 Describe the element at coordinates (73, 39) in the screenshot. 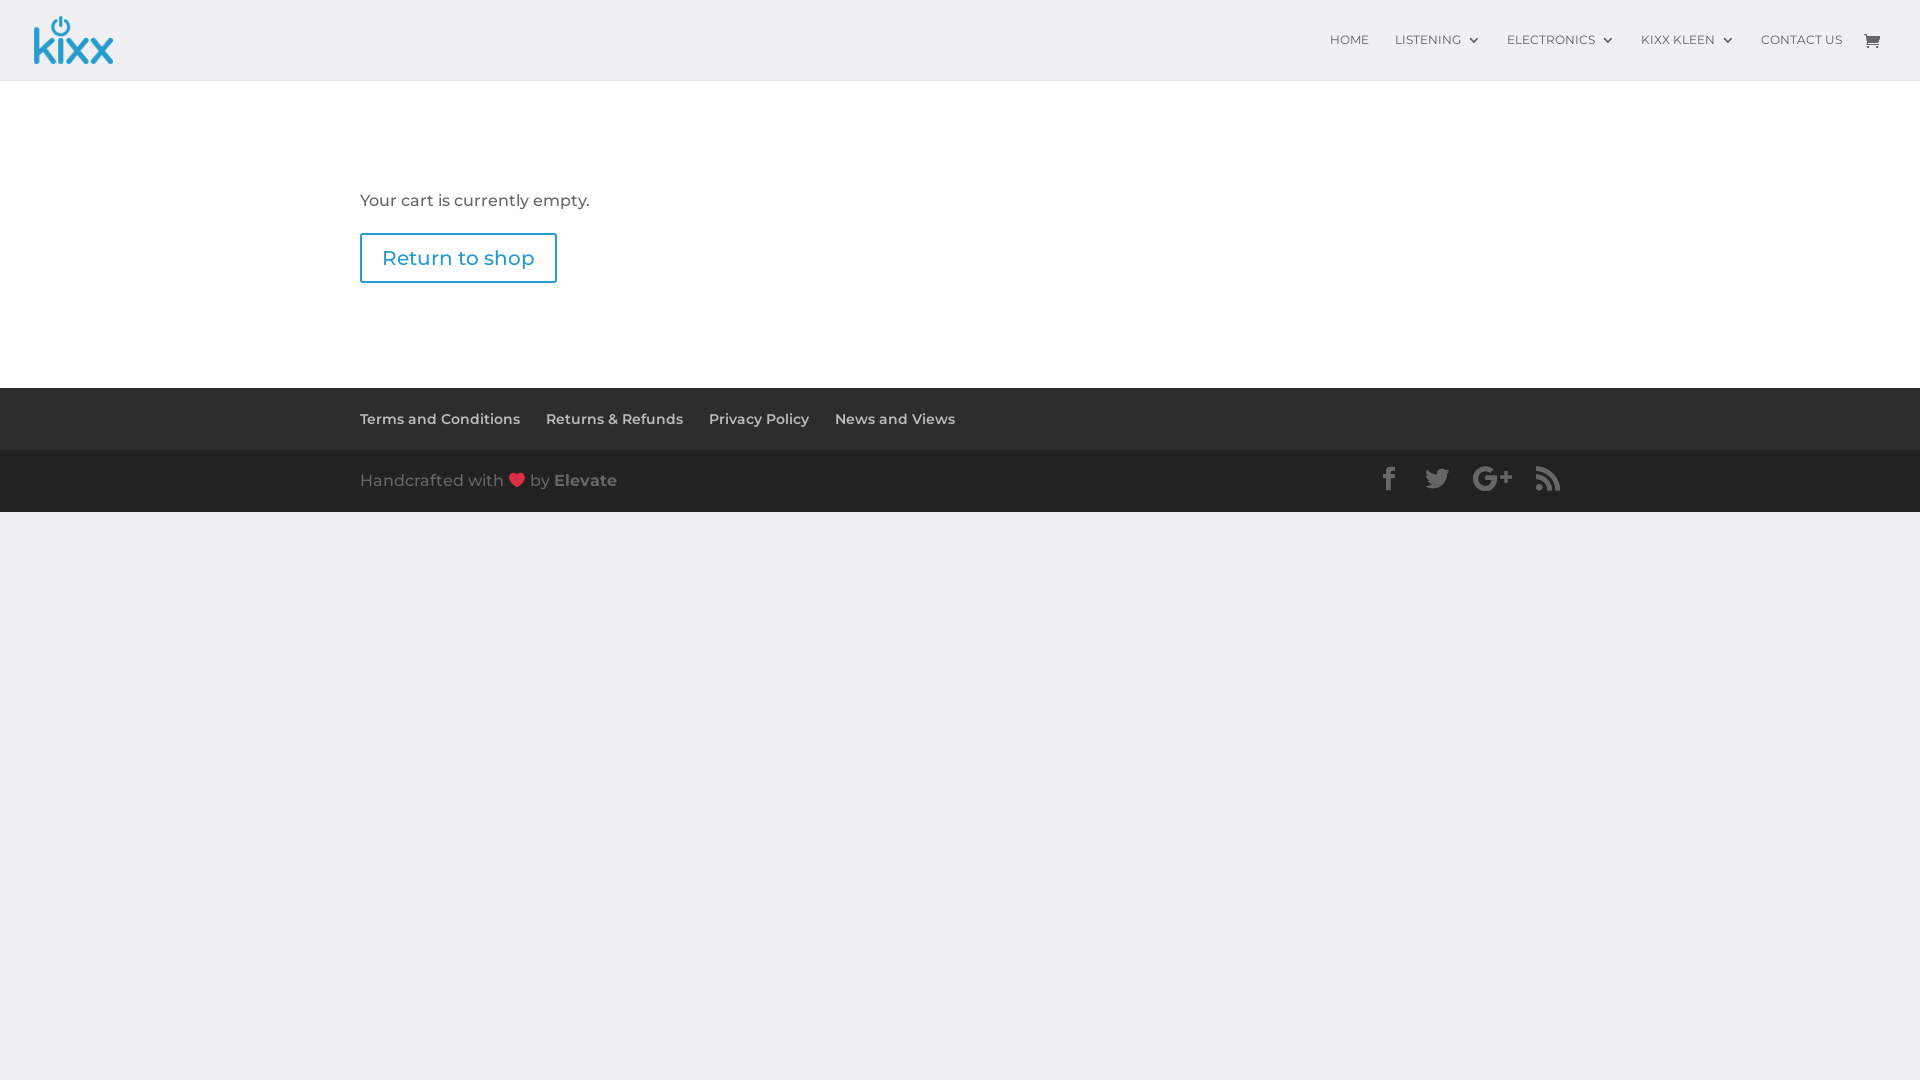

I see `'KIXX'` at that location.